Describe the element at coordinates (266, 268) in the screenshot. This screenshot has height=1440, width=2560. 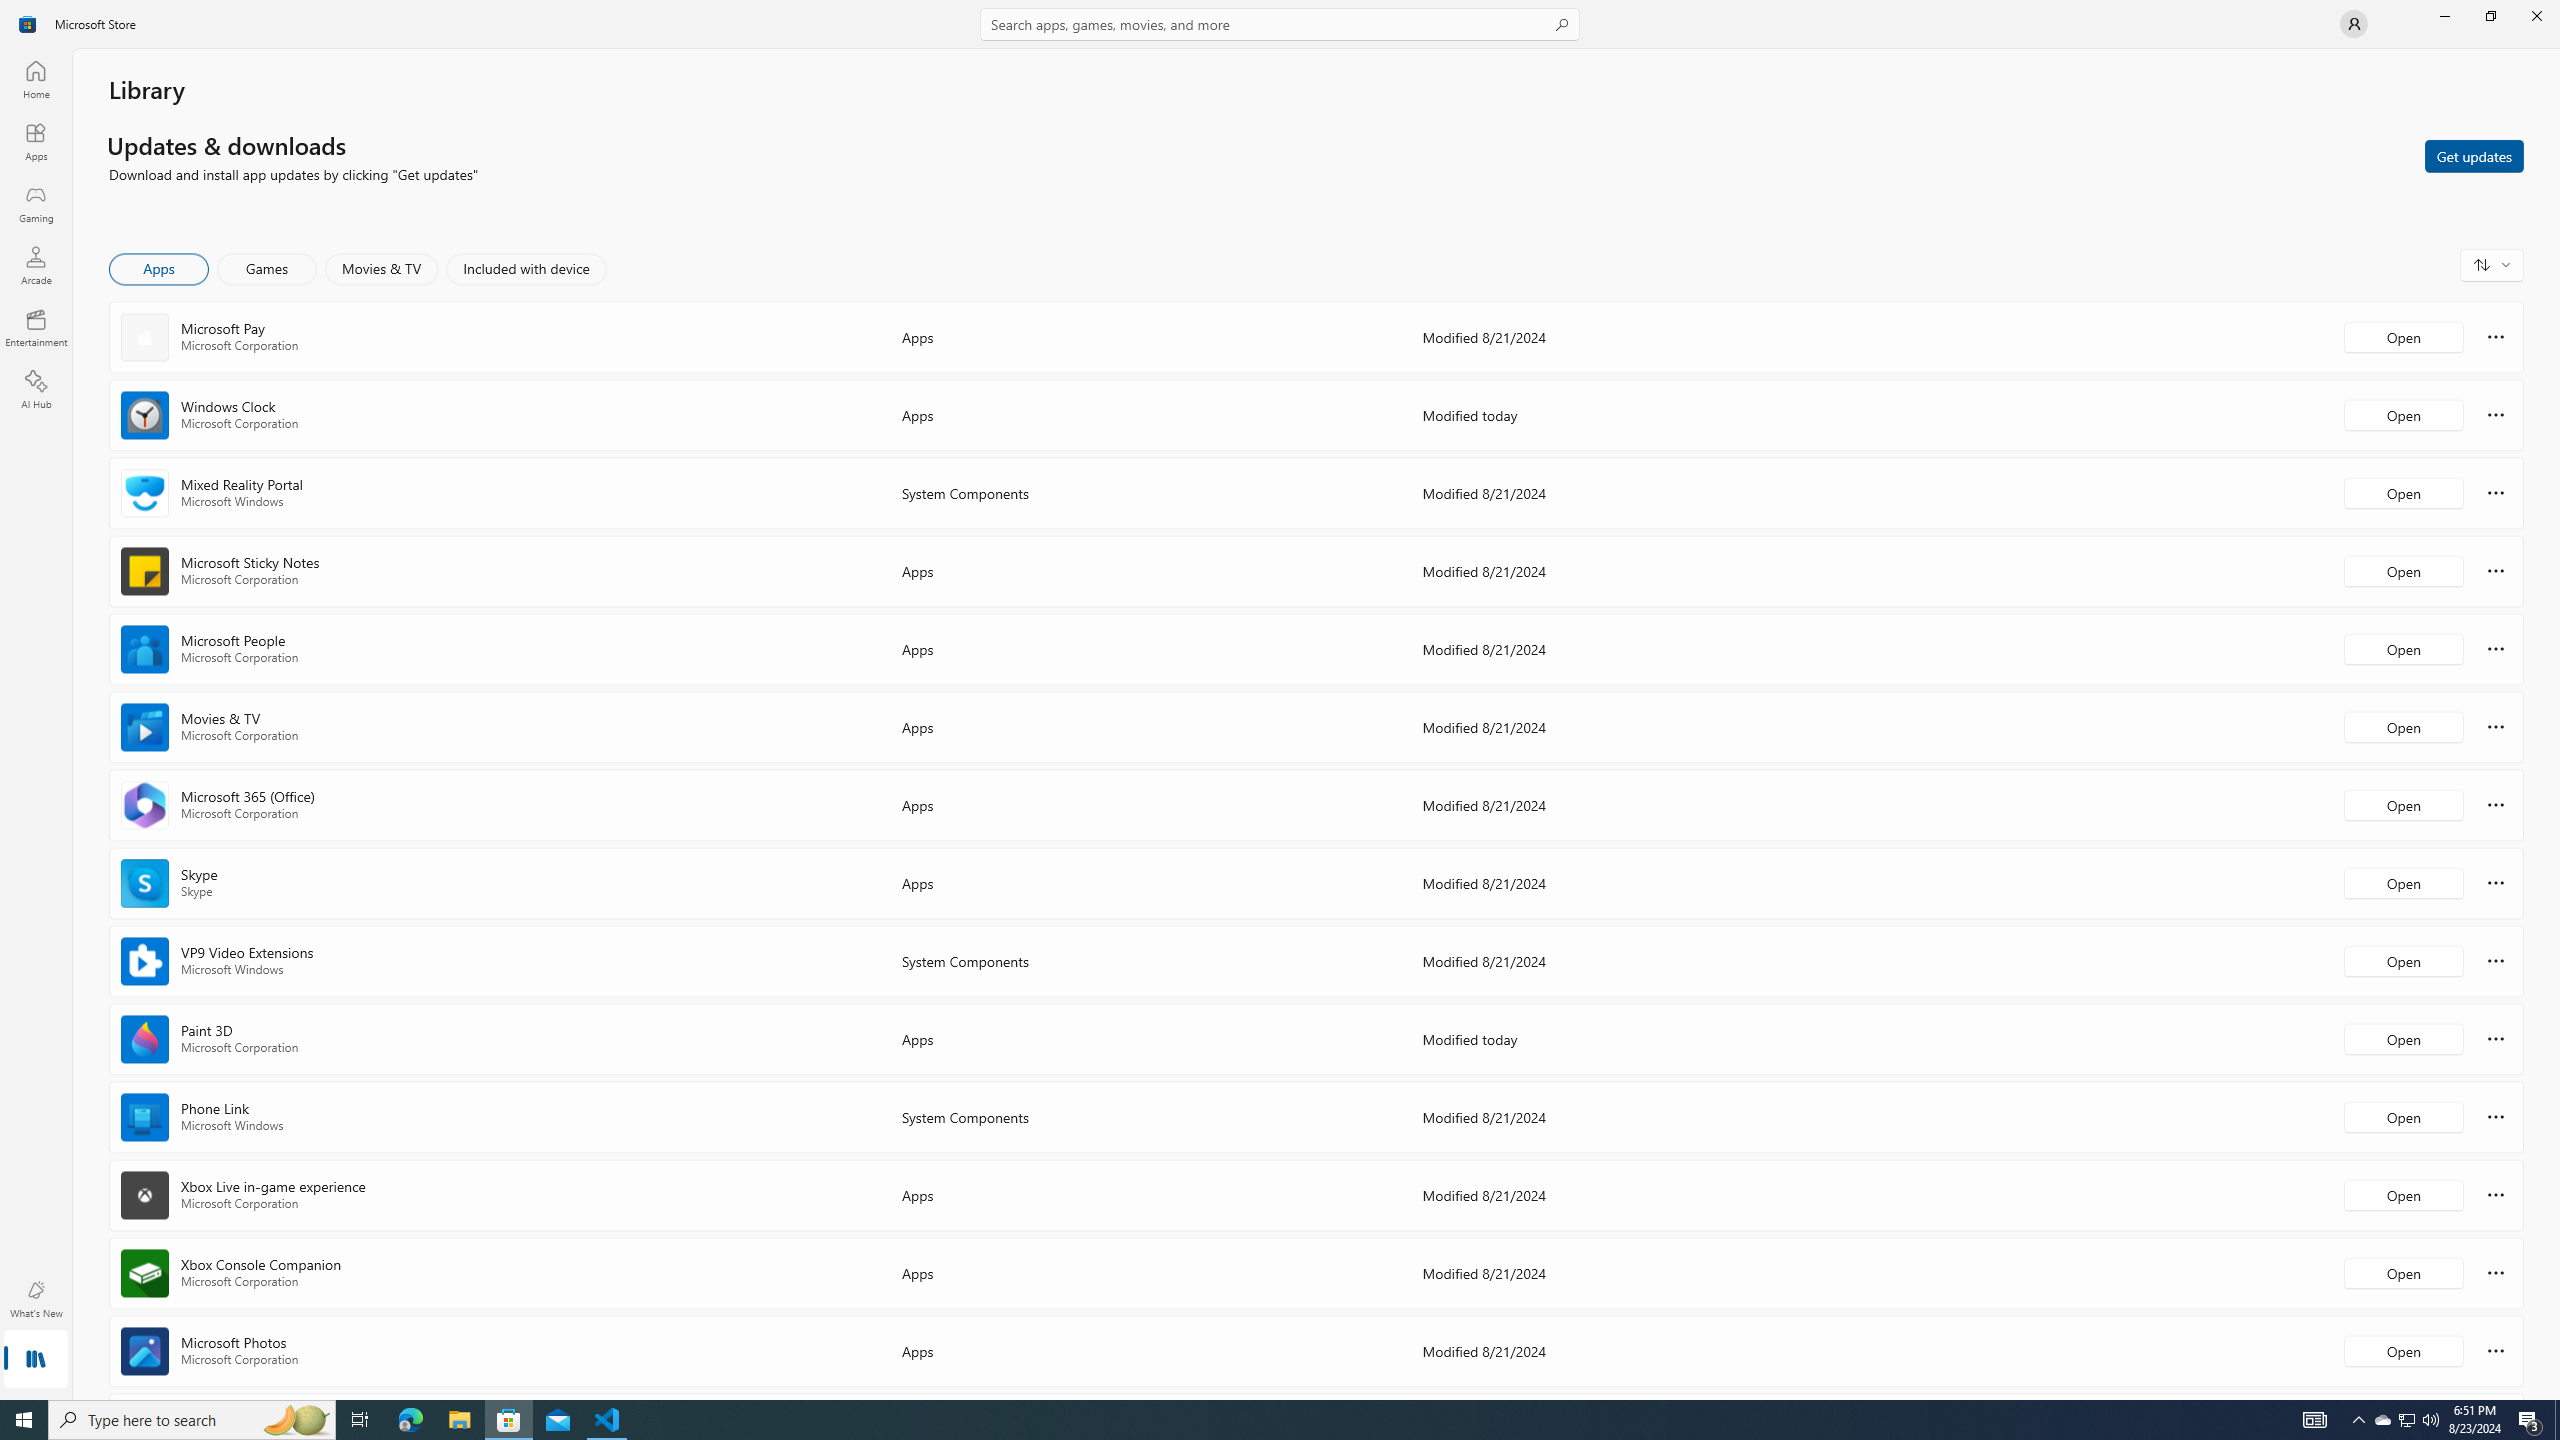
I see `'Games'` at that location.